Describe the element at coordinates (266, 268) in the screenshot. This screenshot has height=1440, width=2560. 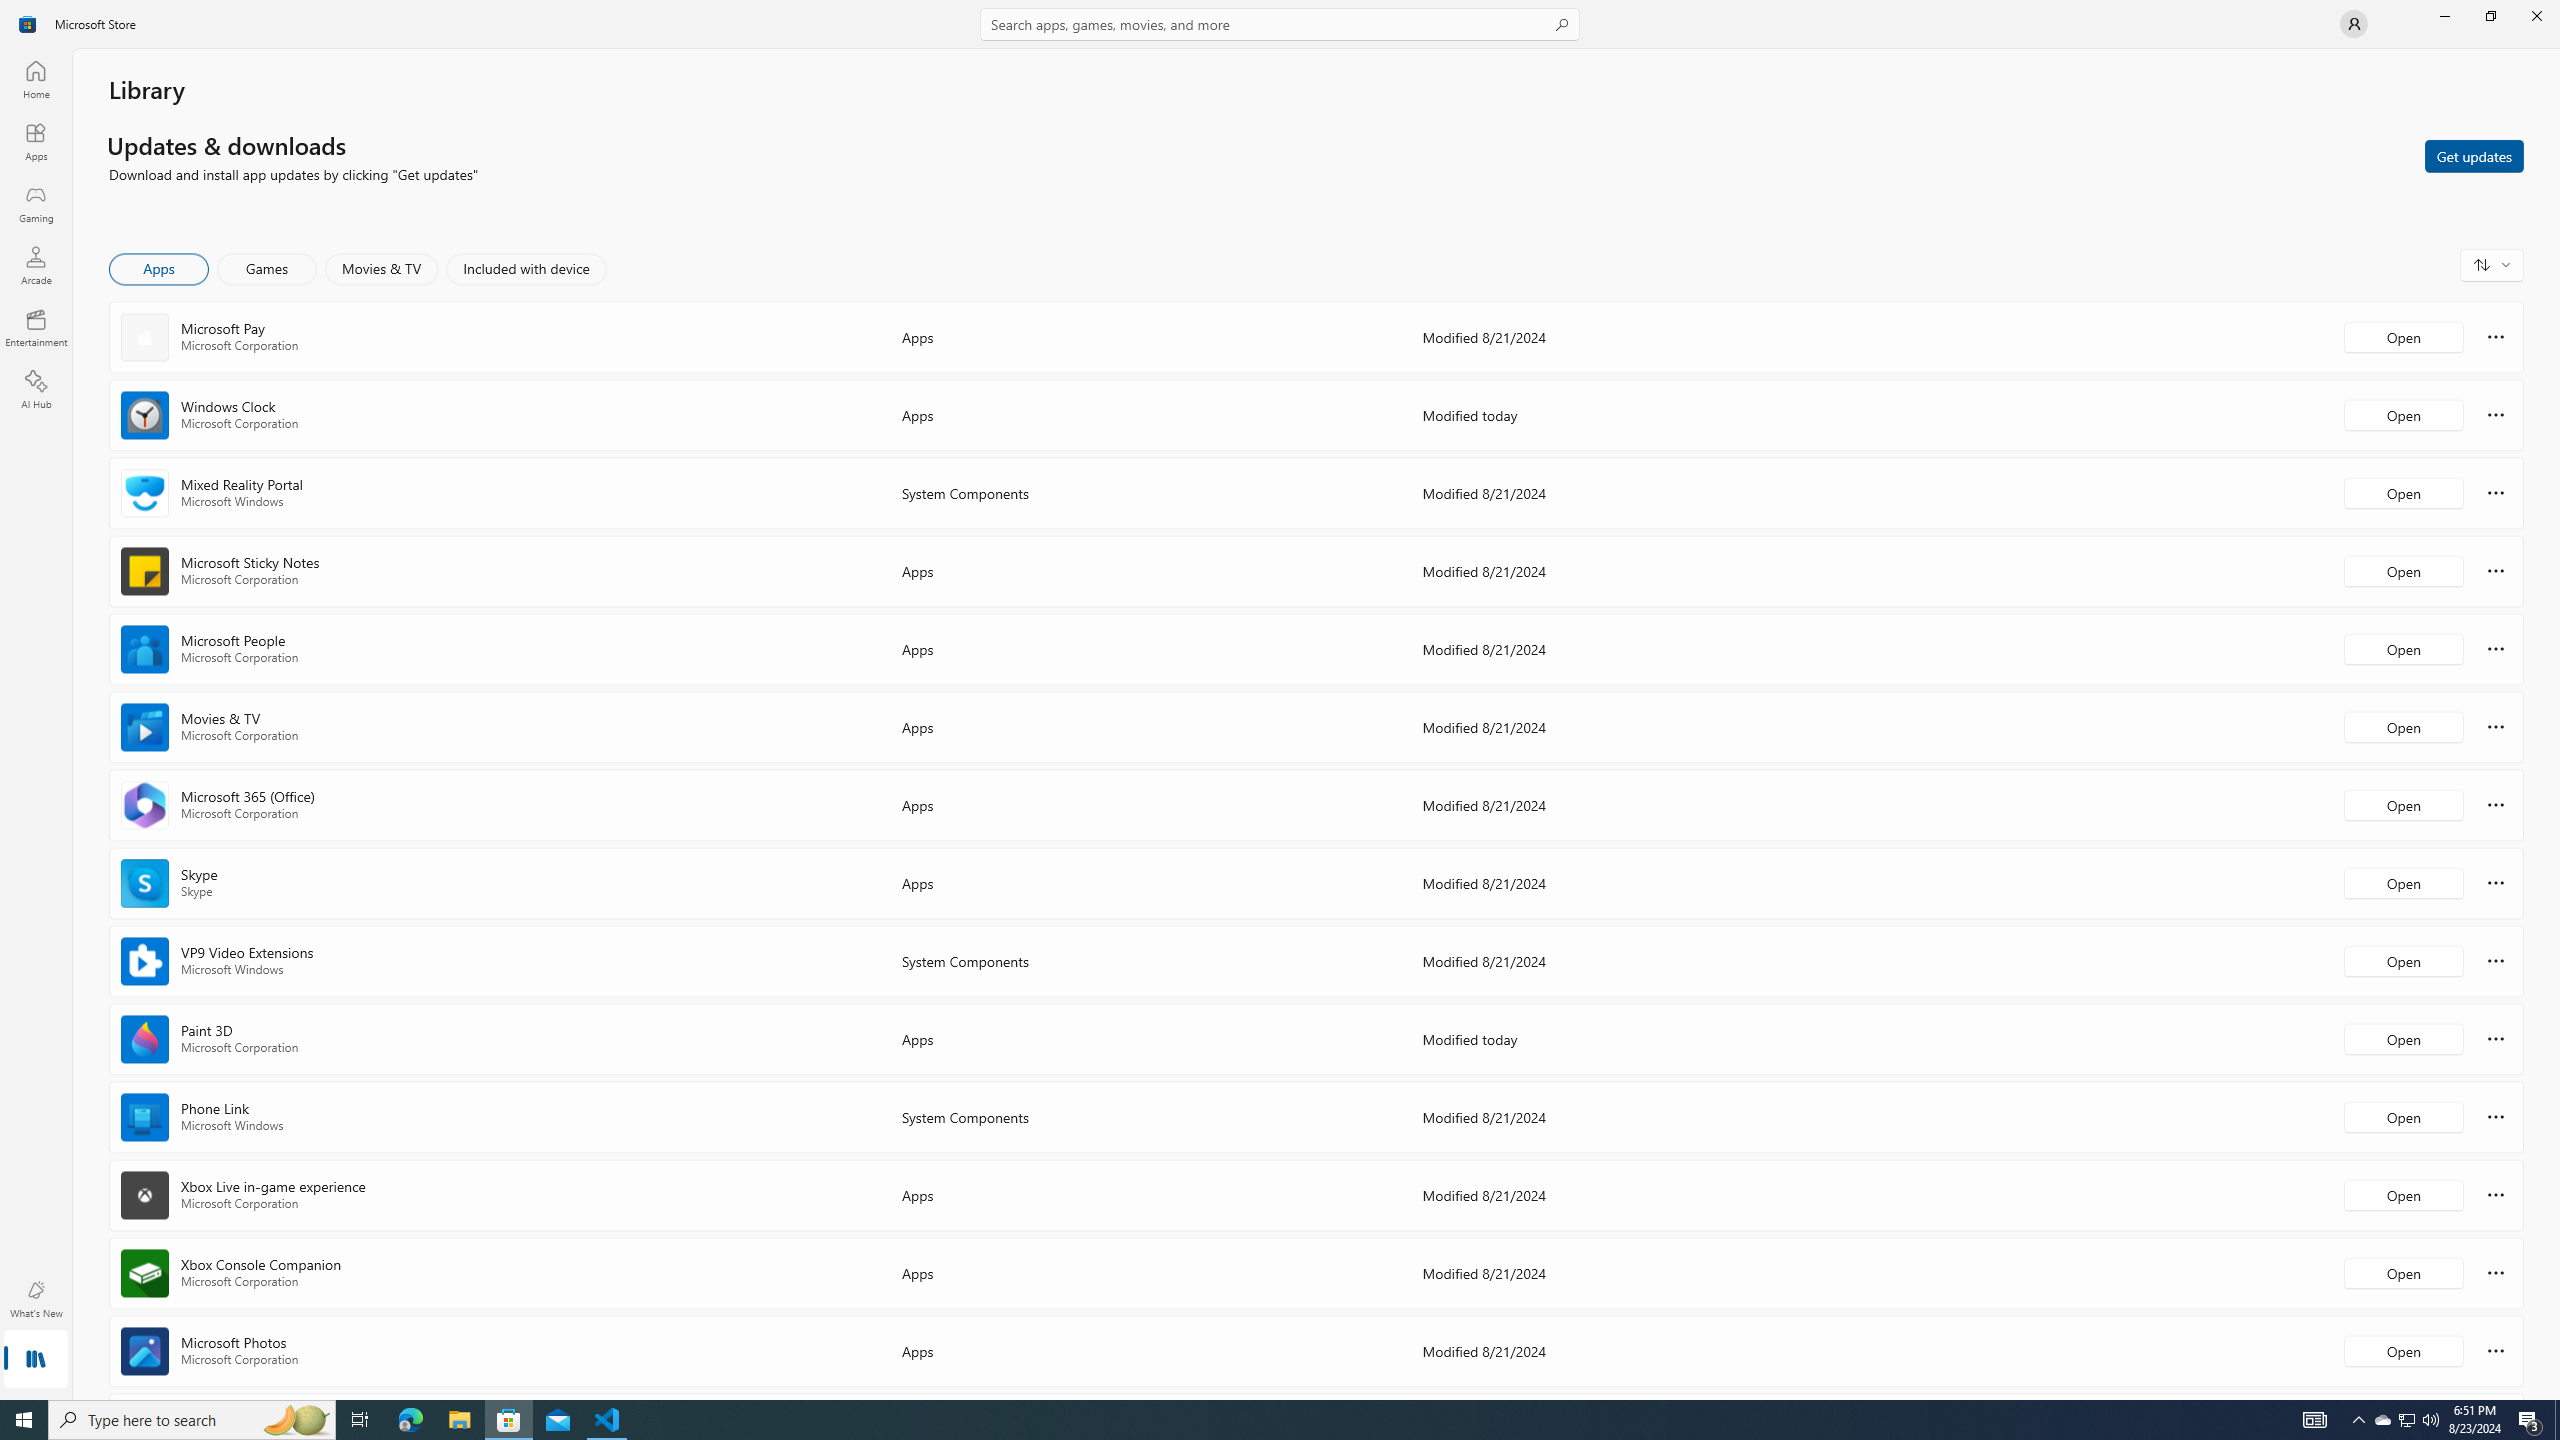
I see `'Games'` at that location.